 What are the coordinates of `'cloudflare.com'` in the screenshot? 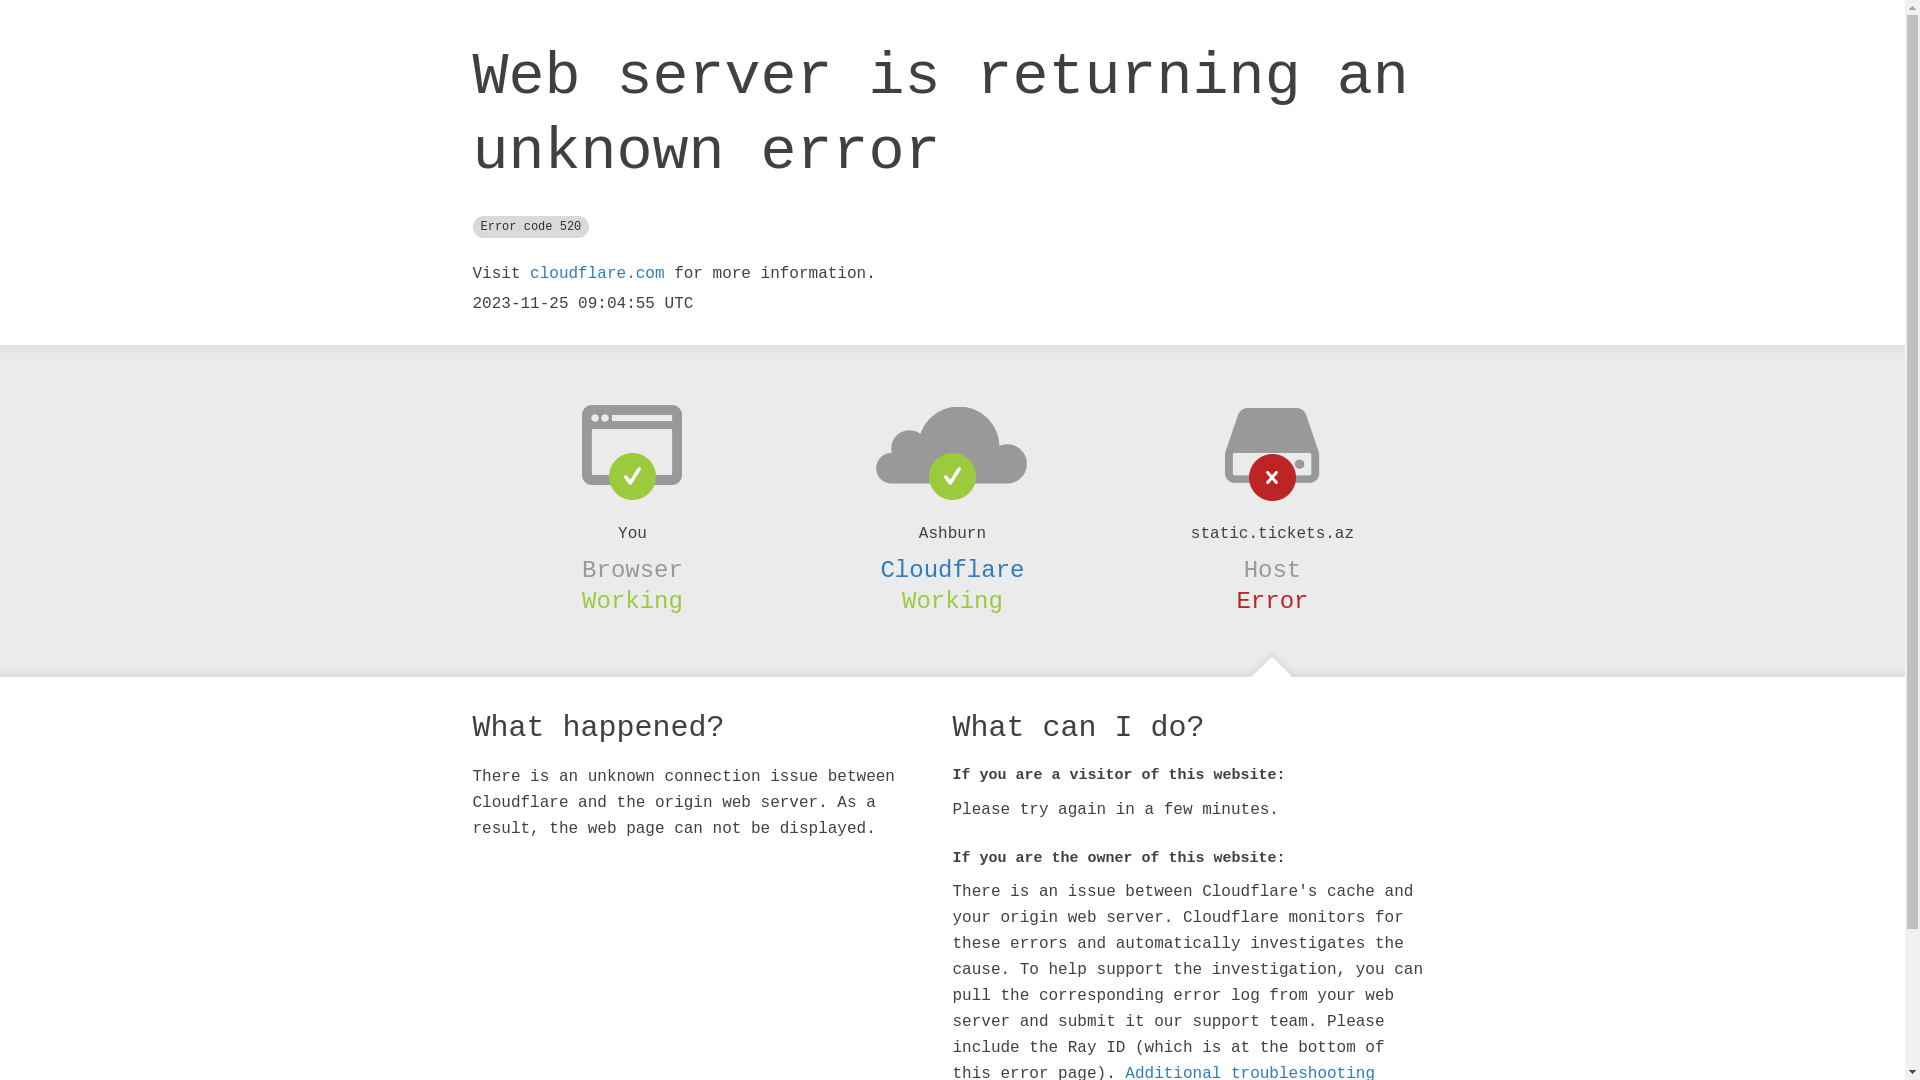 It's located at (595, 273).